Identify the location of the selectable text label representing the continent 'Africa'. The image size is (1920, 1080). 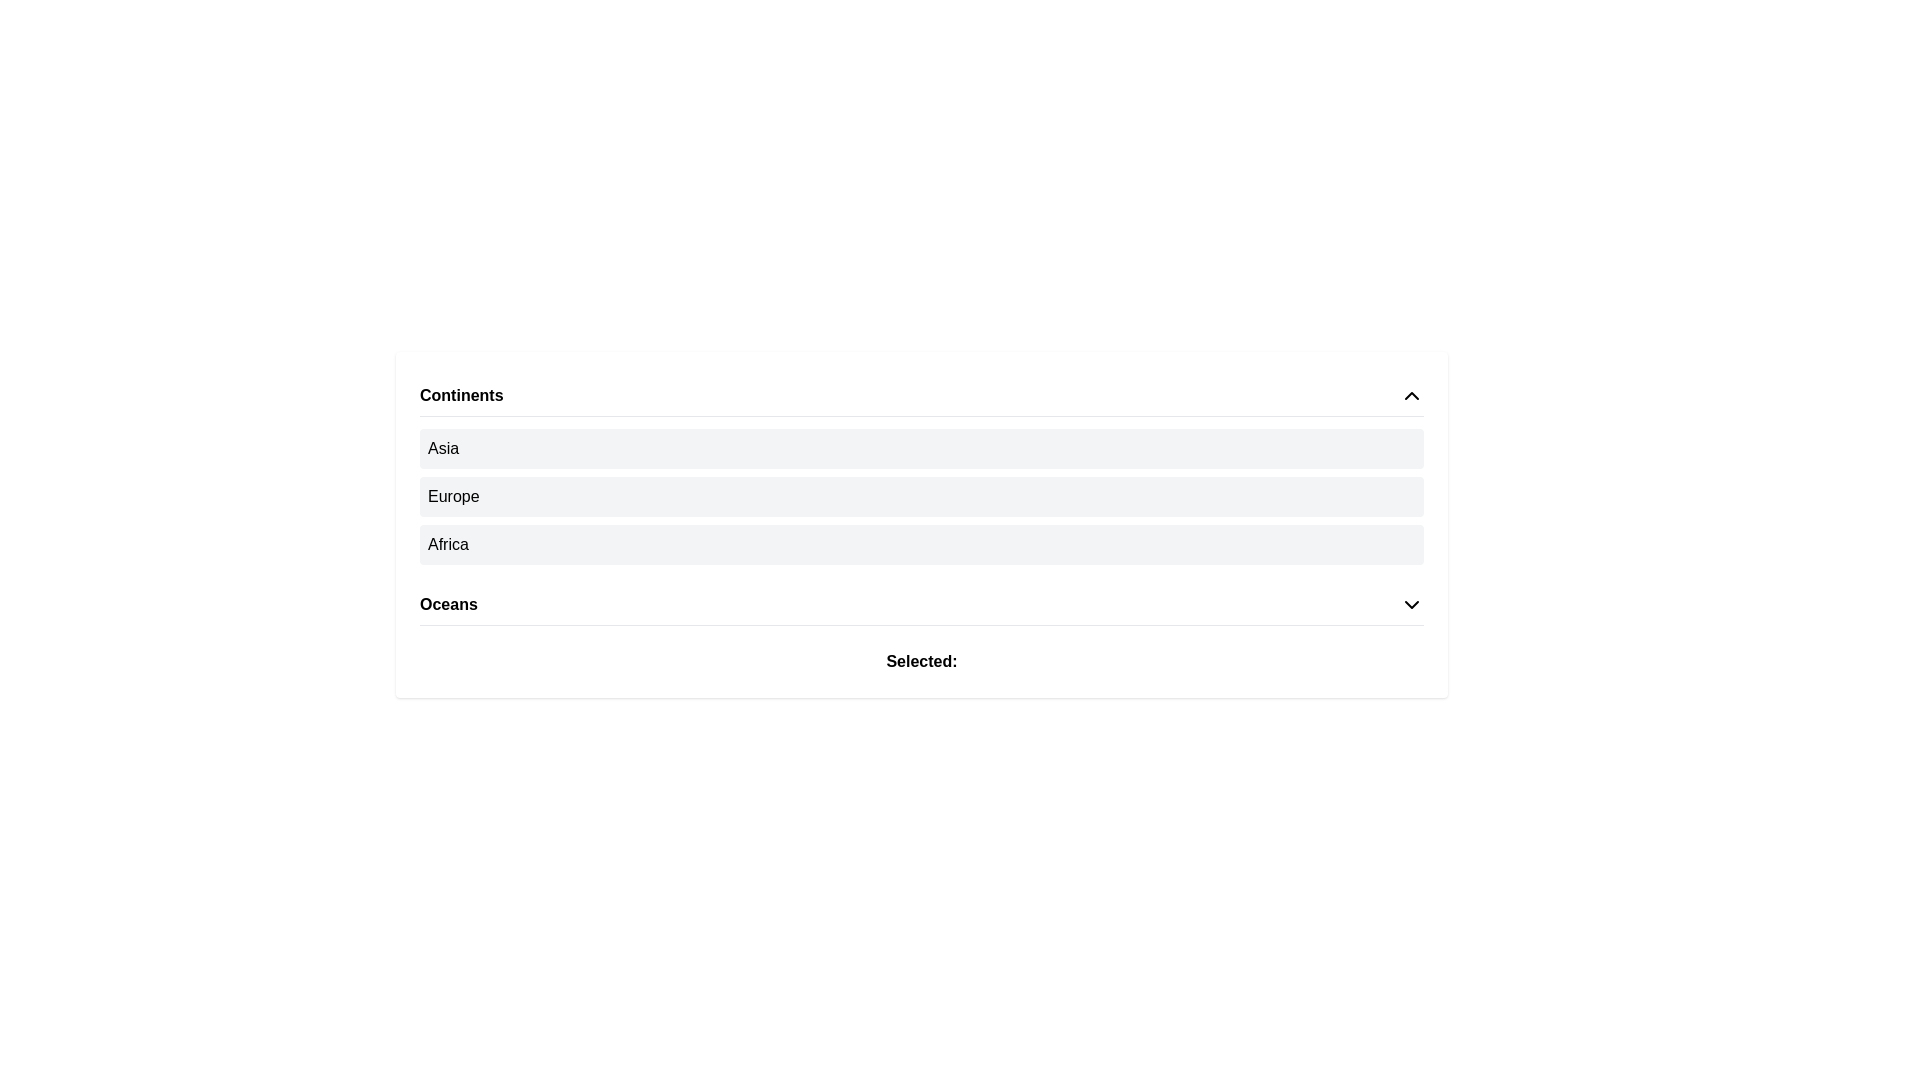
(446, 544).